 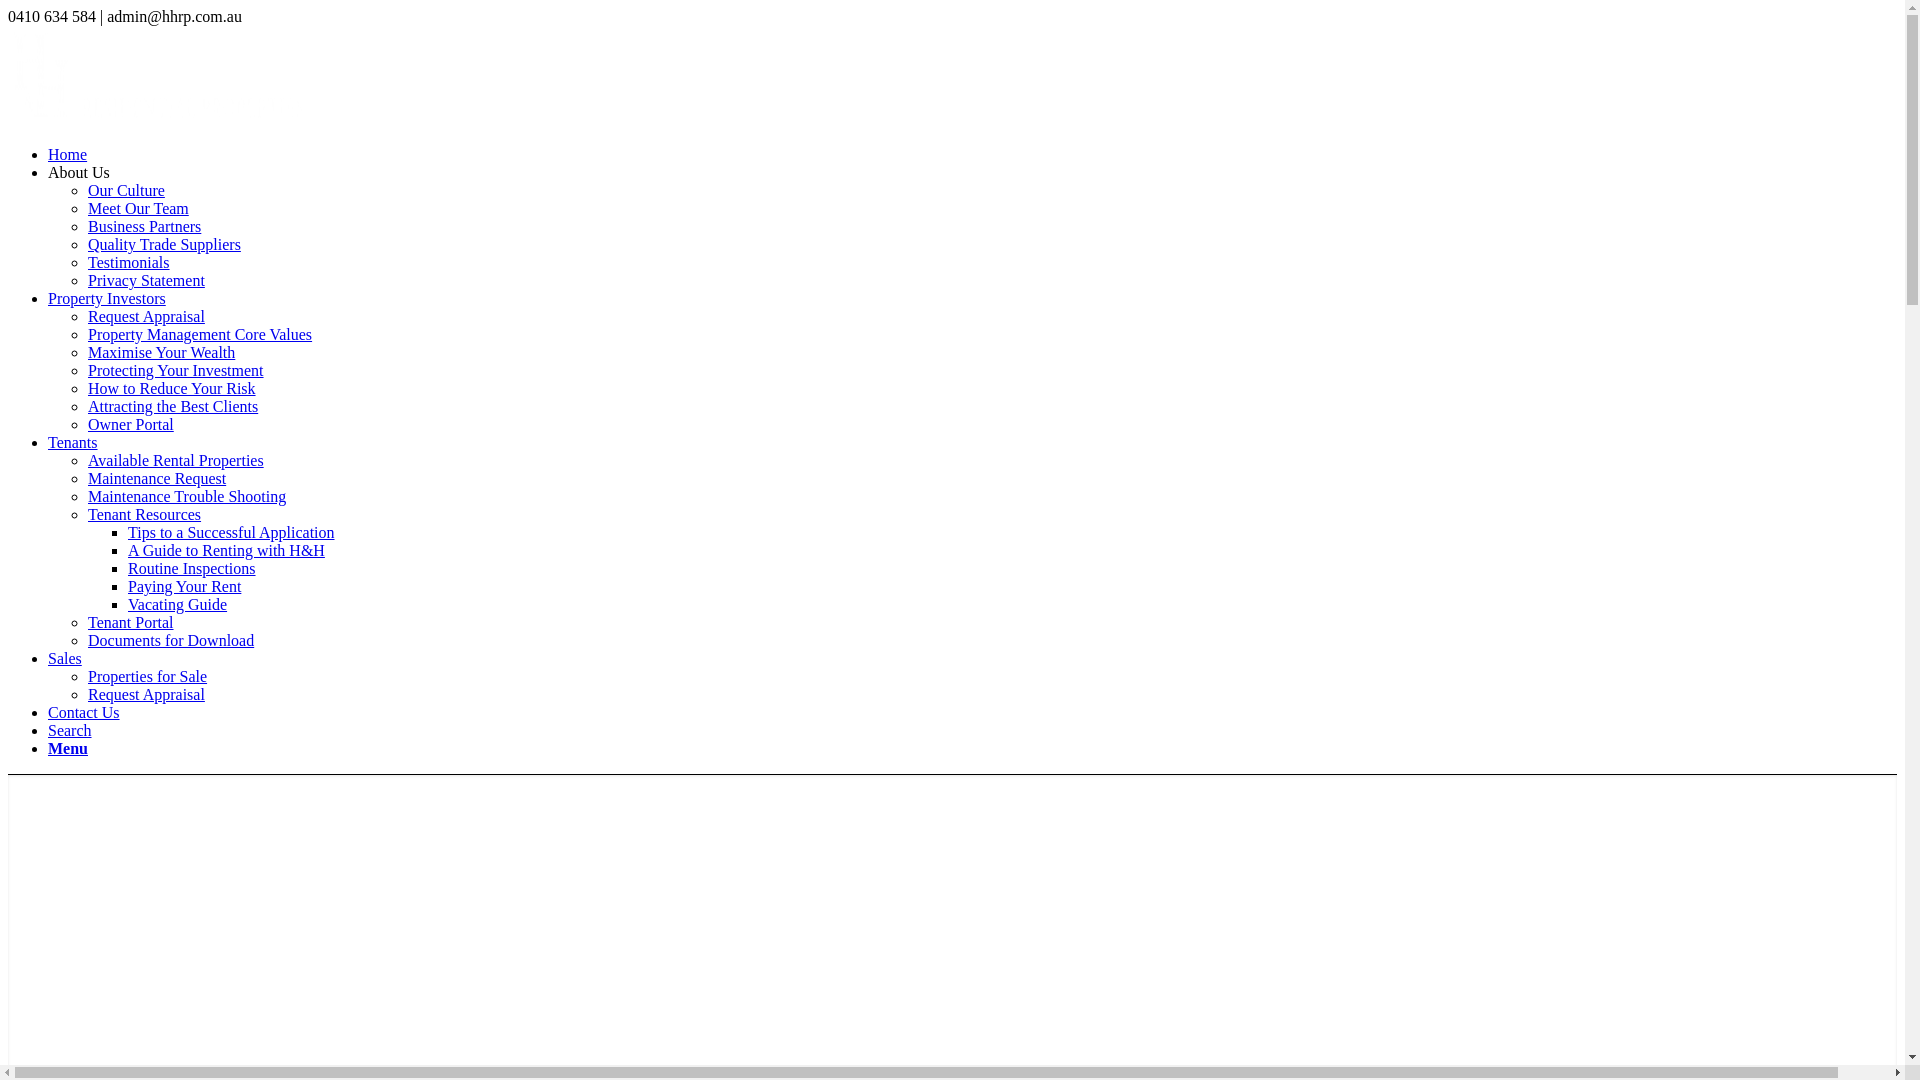 What do you see at coordinates (129, 423) in the screenshot?
I see `'Owner Portal'` at bounding box center [129, 423].